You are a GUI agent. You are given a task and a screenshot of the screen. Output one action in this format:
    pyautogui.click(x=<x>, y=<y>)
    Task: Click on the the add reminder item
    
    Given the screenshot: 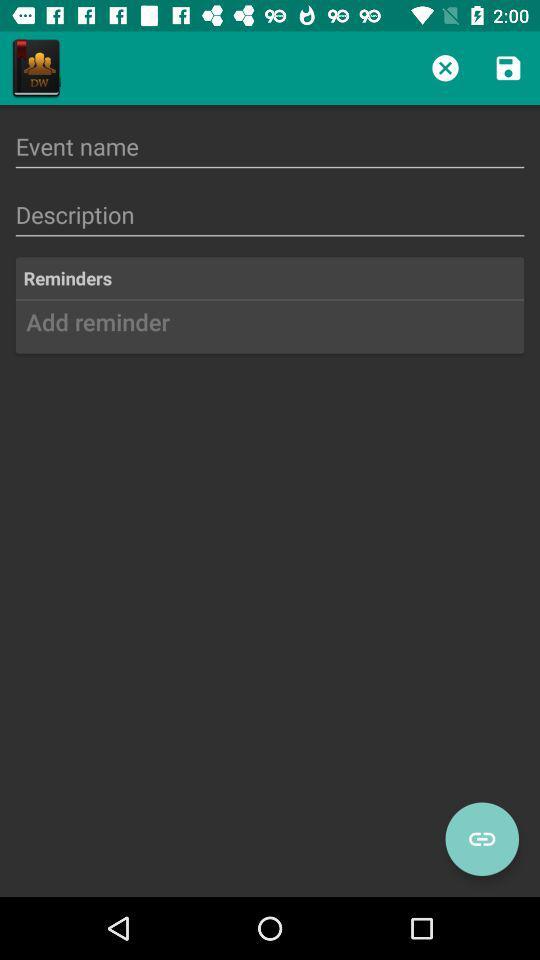 What is the action you would take?
    pyautogui.click(x=270, y=329)
    